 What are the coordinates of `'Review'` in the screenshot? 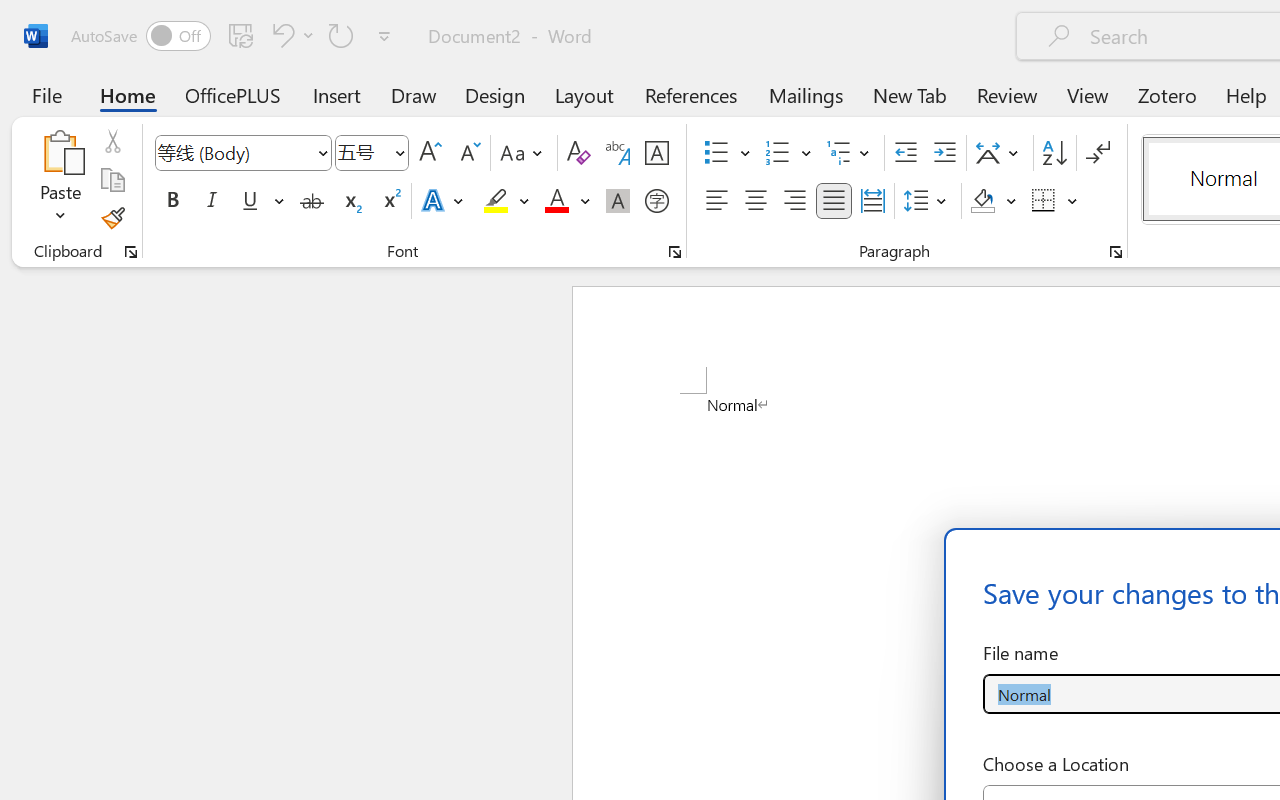 It's located at (1007, 94).